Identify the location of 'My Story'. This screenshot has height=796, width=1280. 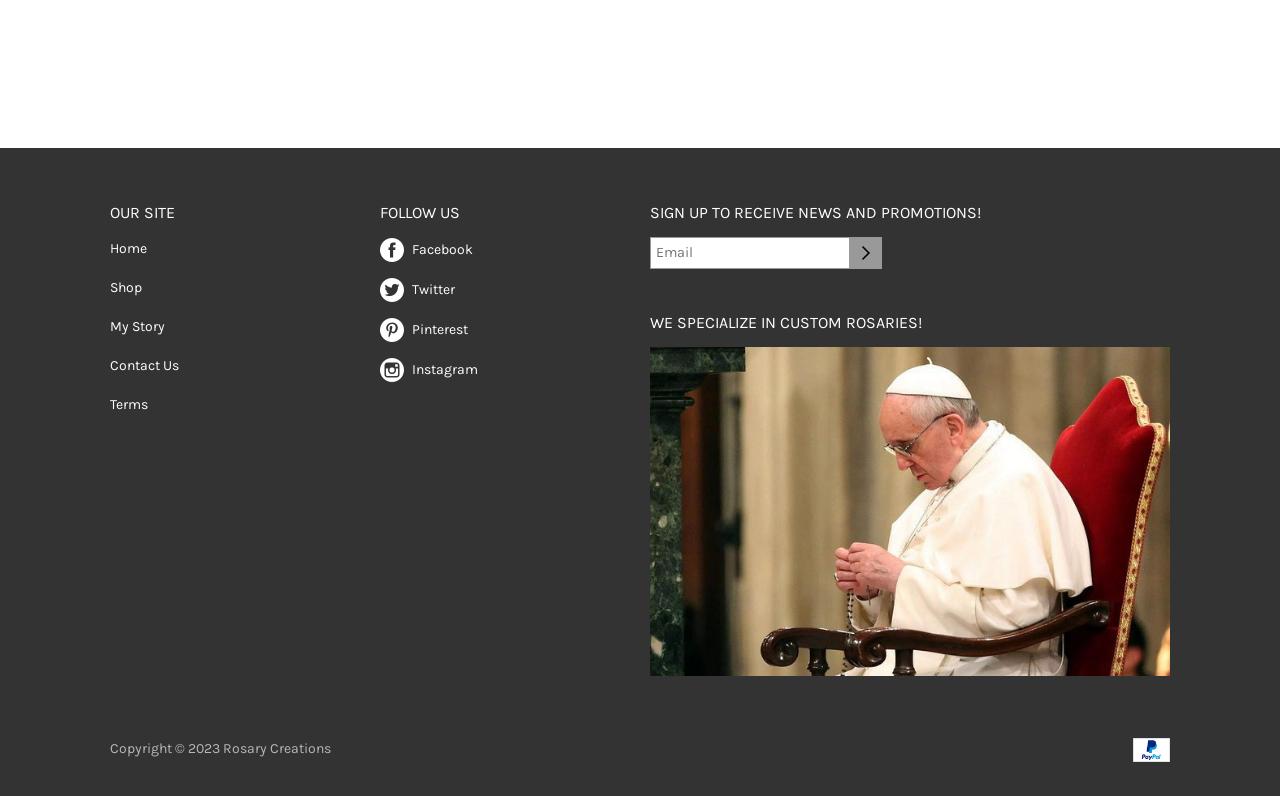
(136, 325).